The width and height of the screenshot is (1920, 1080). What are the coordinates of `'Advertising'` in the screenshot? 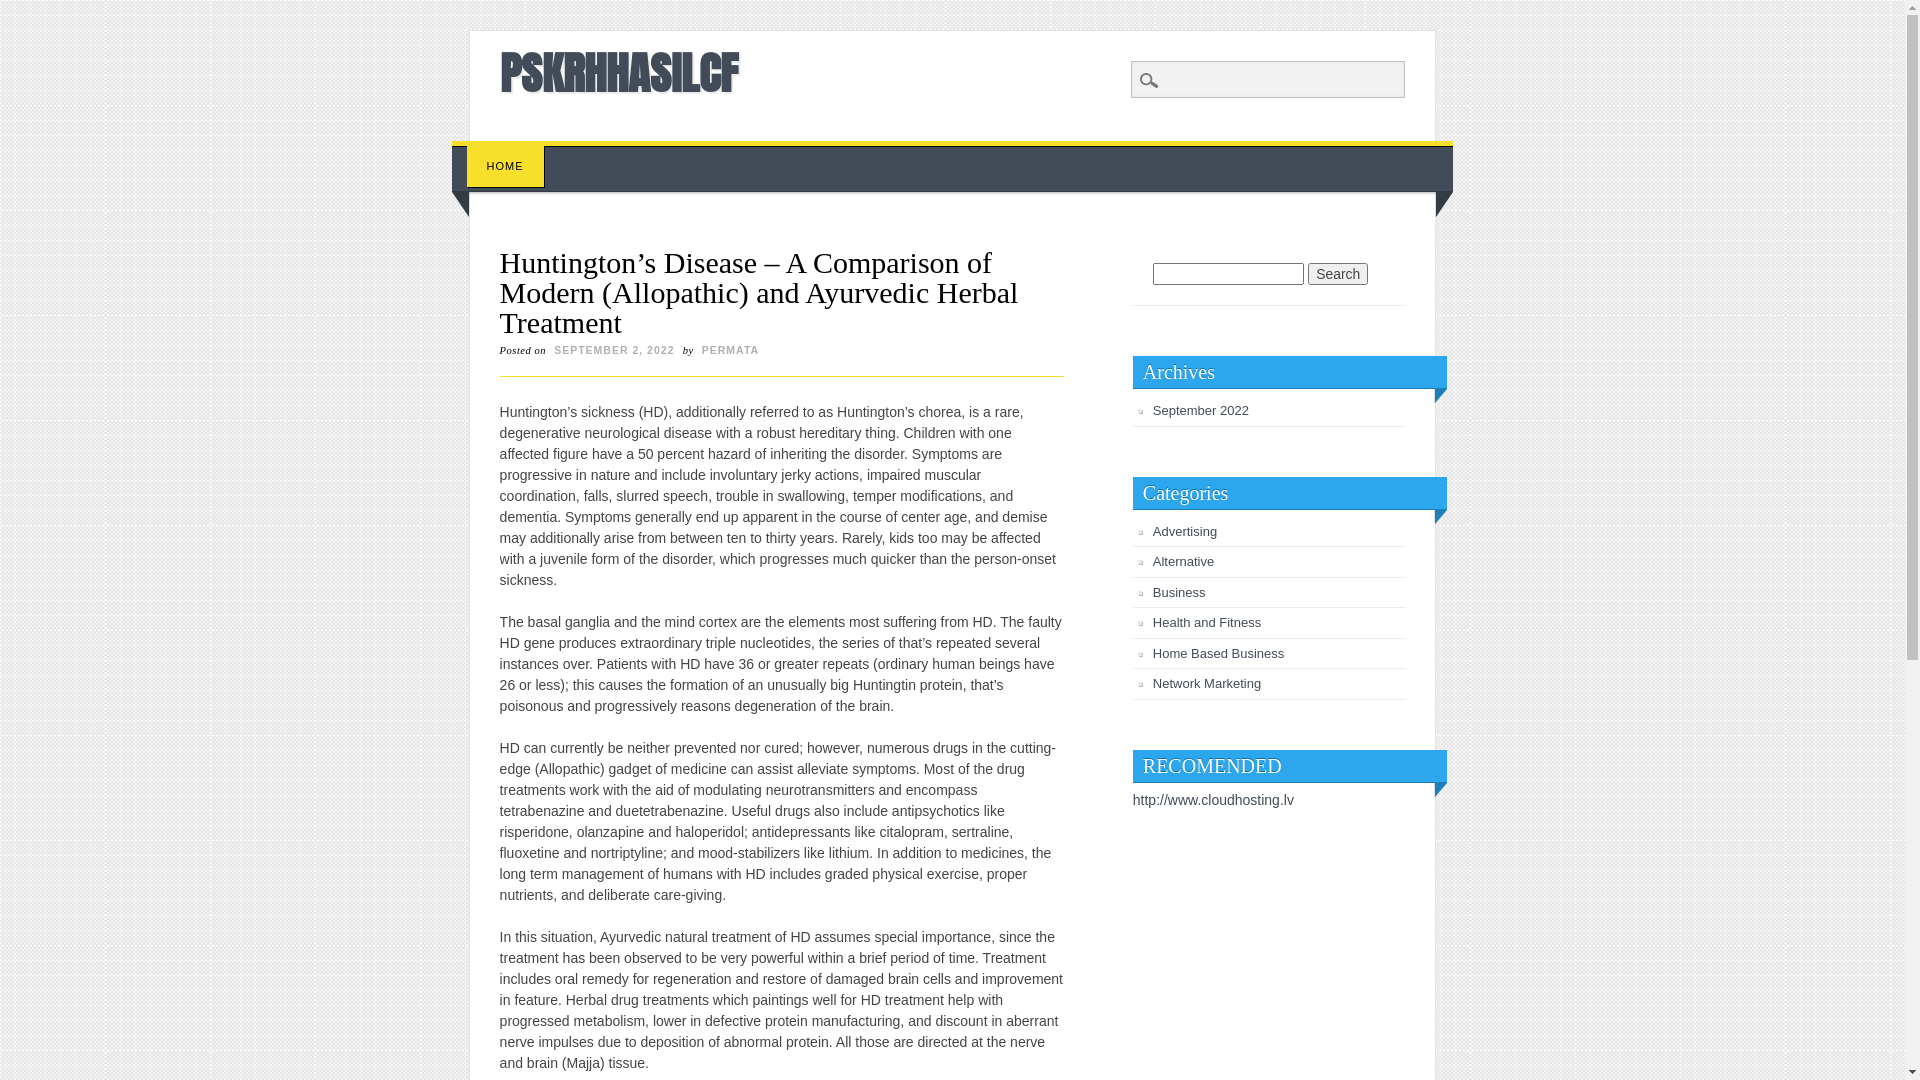 It's located at (1185, 530).